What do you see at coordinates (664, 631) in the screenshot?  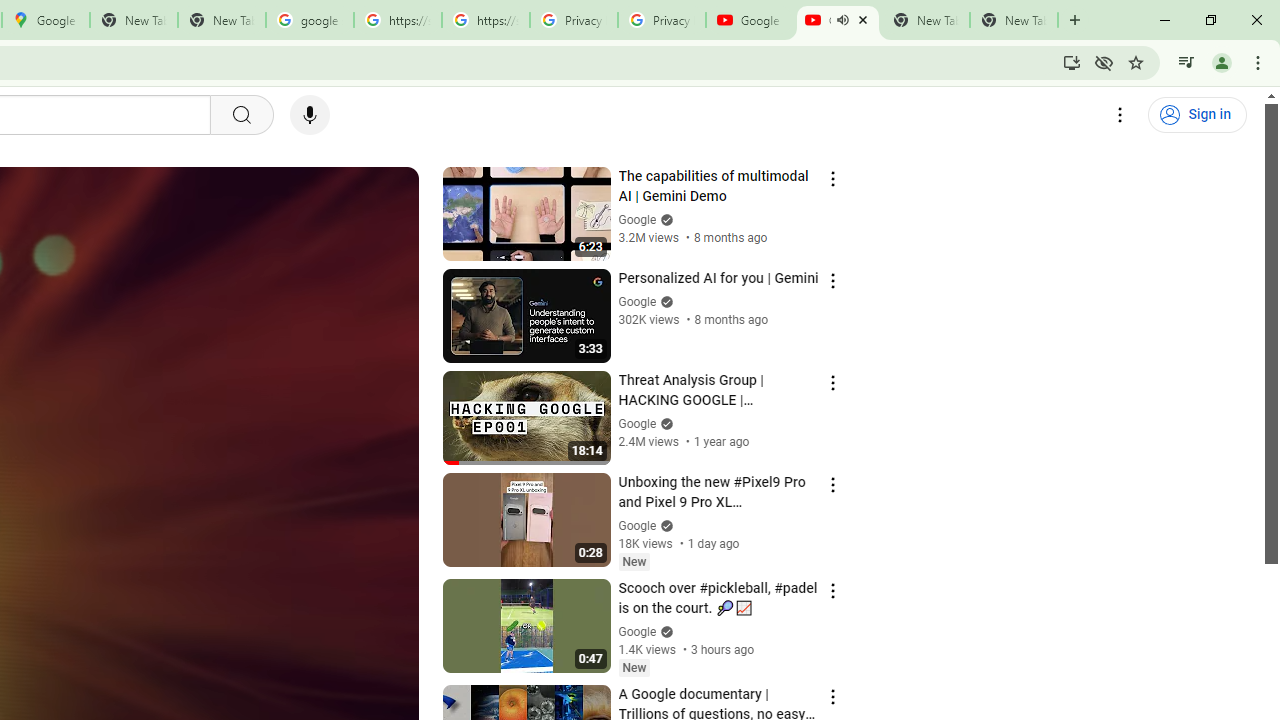 I see `'Verified'` at bounding box center [664, 631].